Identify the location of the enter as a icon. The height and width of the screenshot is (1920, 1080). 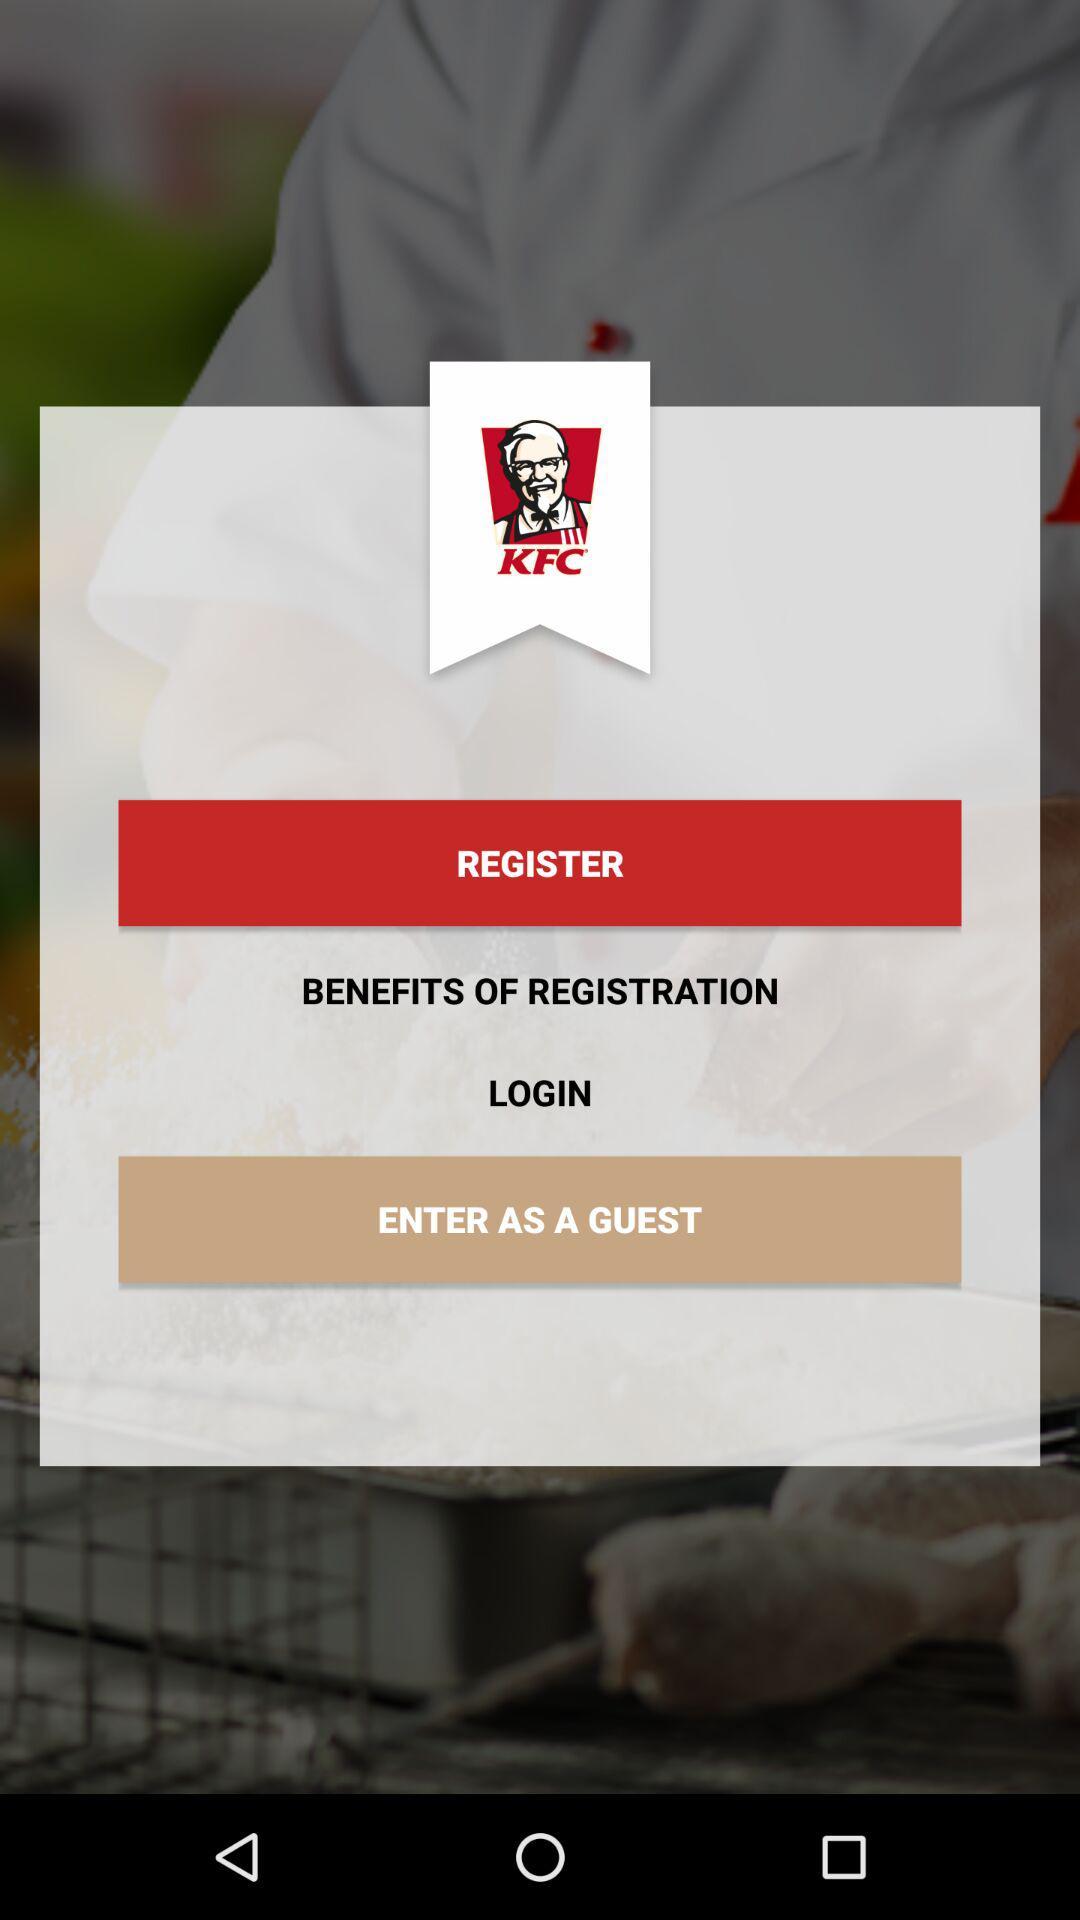
(540, 1218).